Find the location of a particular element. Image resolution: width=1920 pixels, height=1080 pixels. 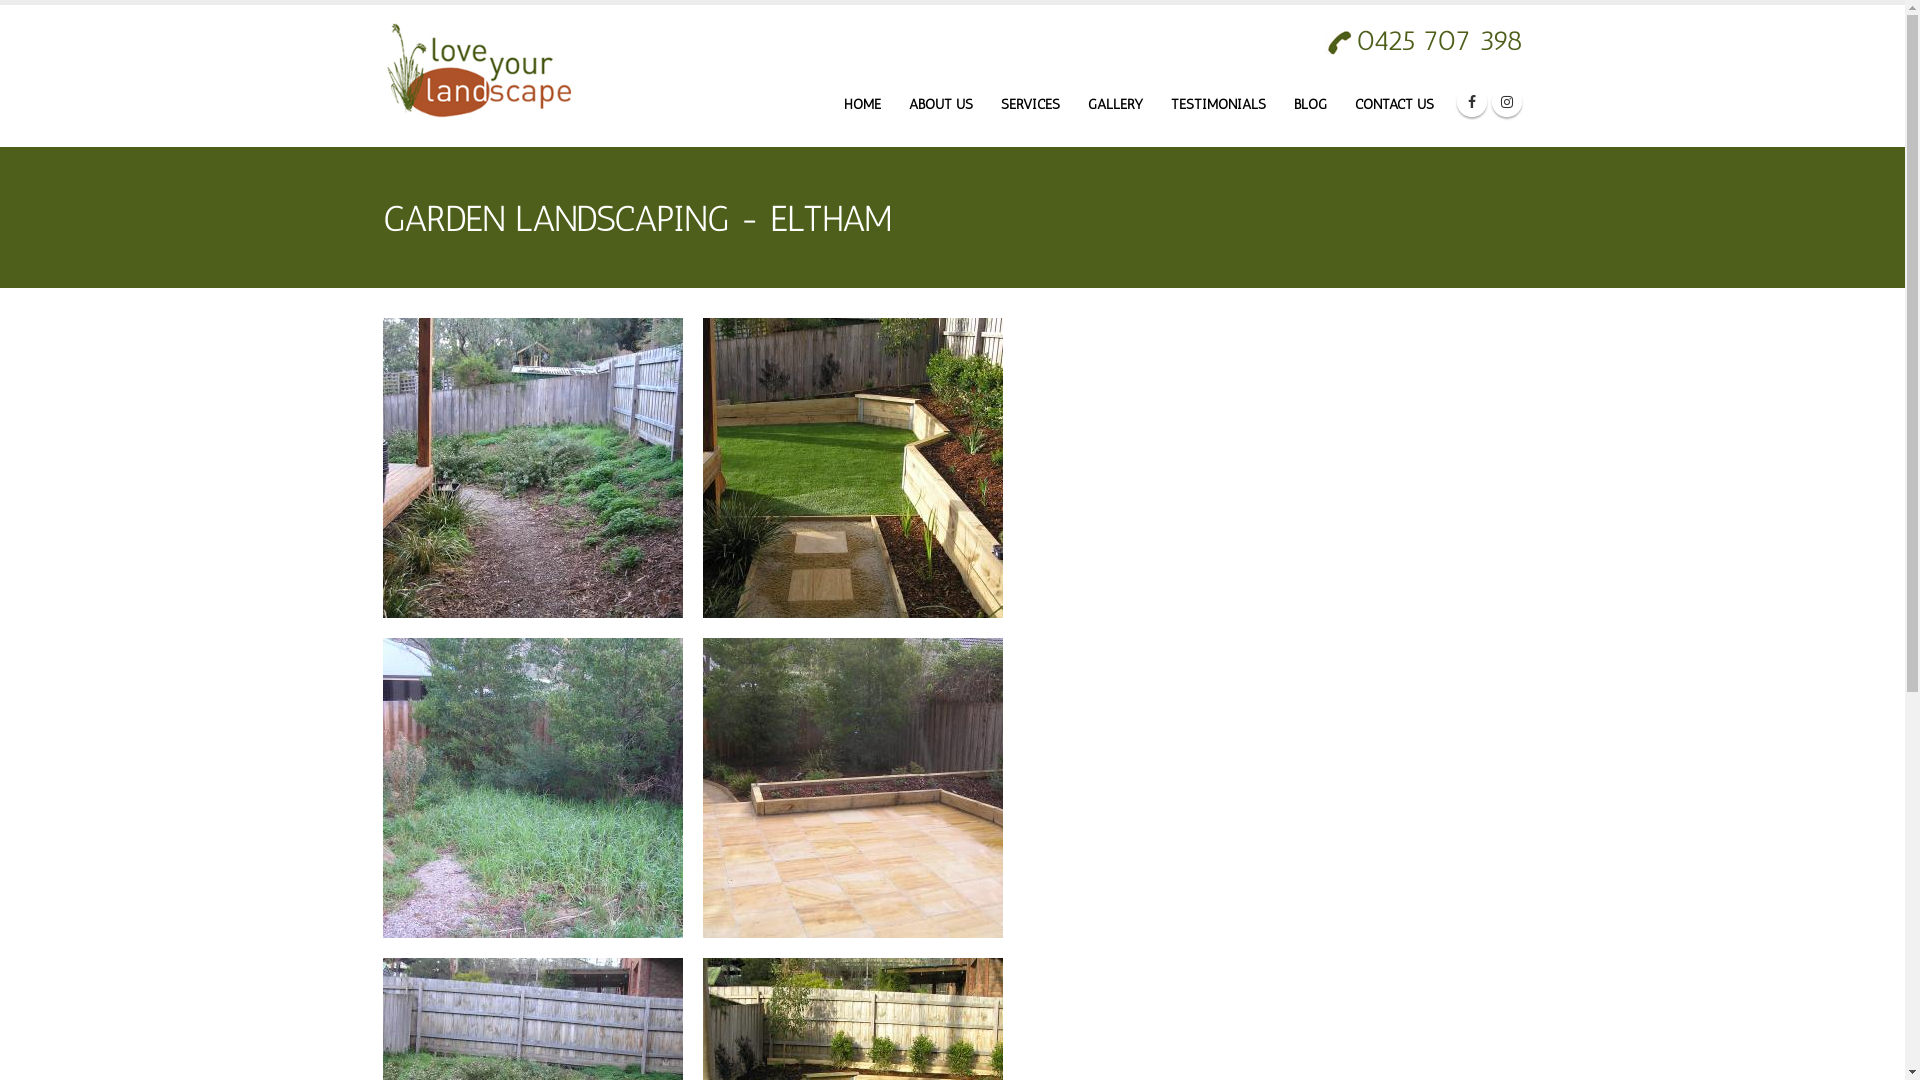

'CONTACT US' is located at coordinates (1393, 104).